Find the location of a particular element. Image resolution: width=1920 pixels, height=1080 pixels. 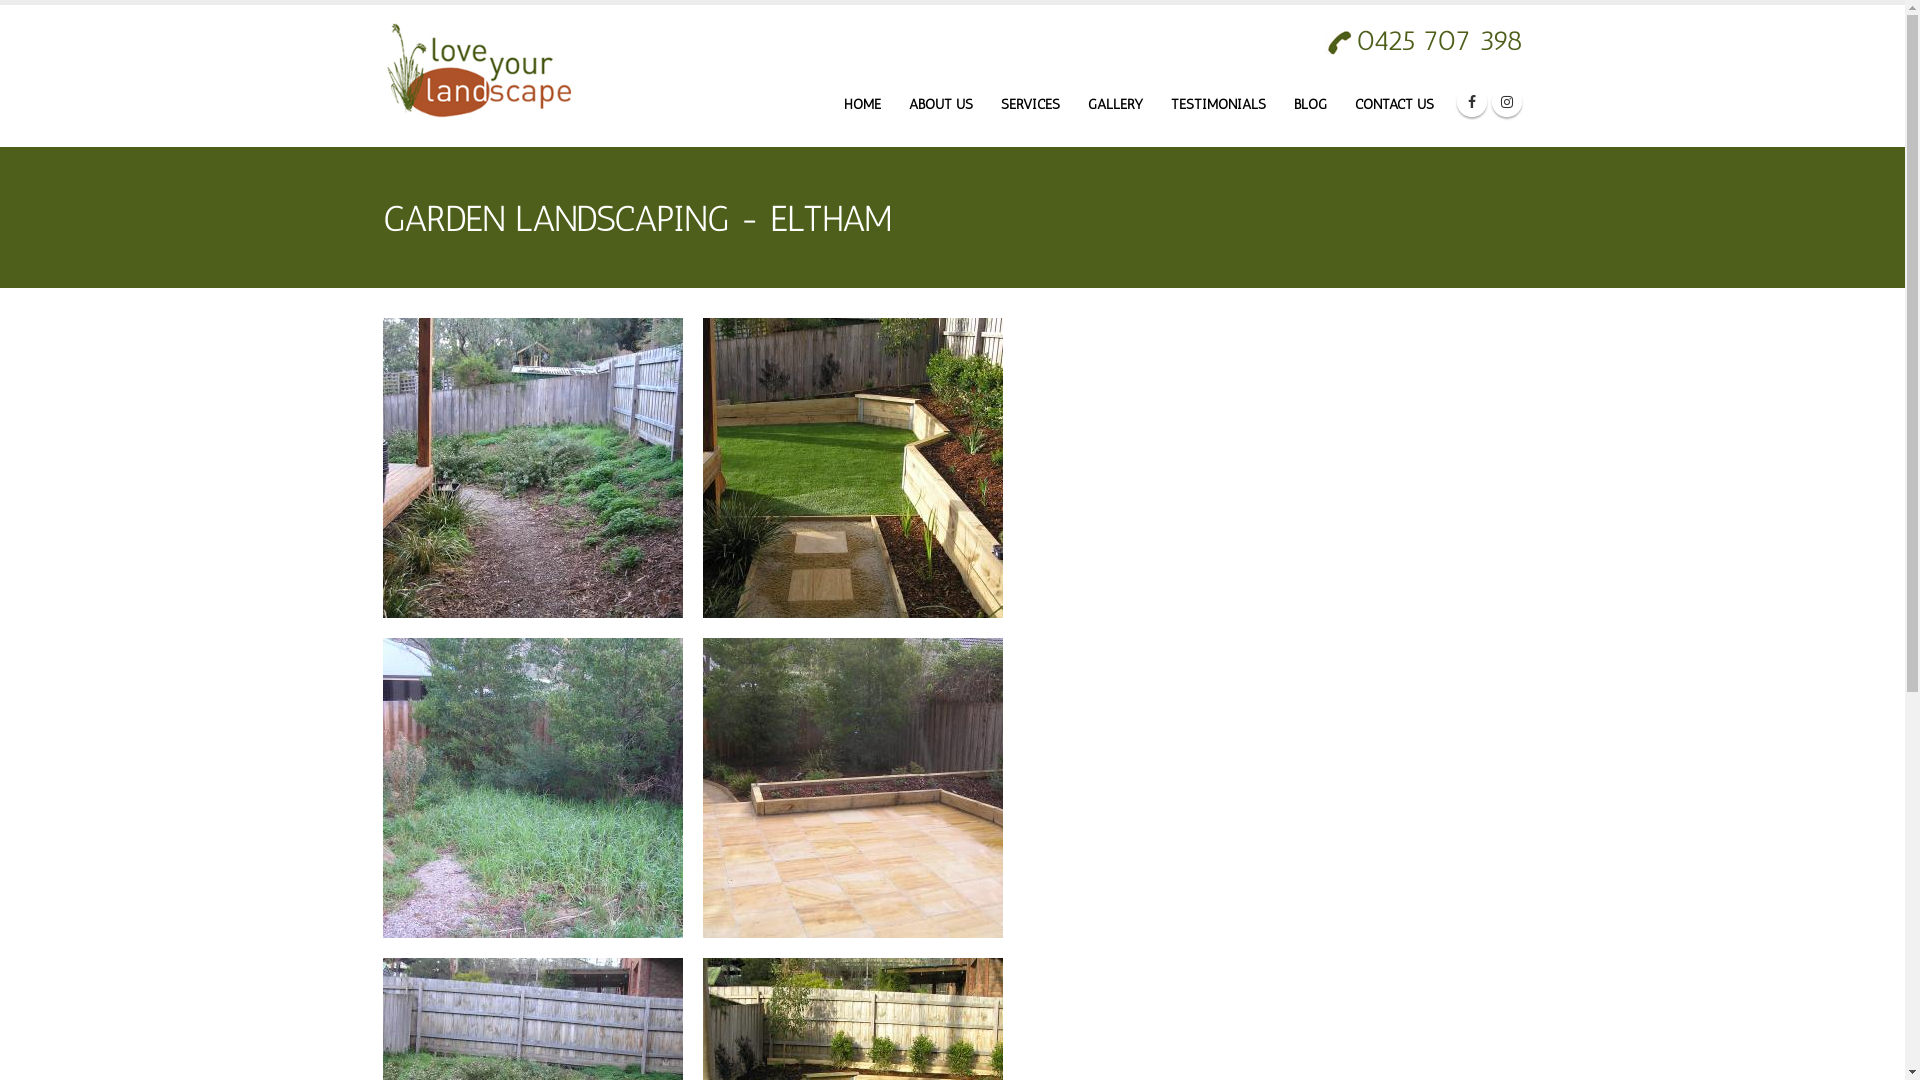

'CONTACT US' is located at coordinates (1393, 104).